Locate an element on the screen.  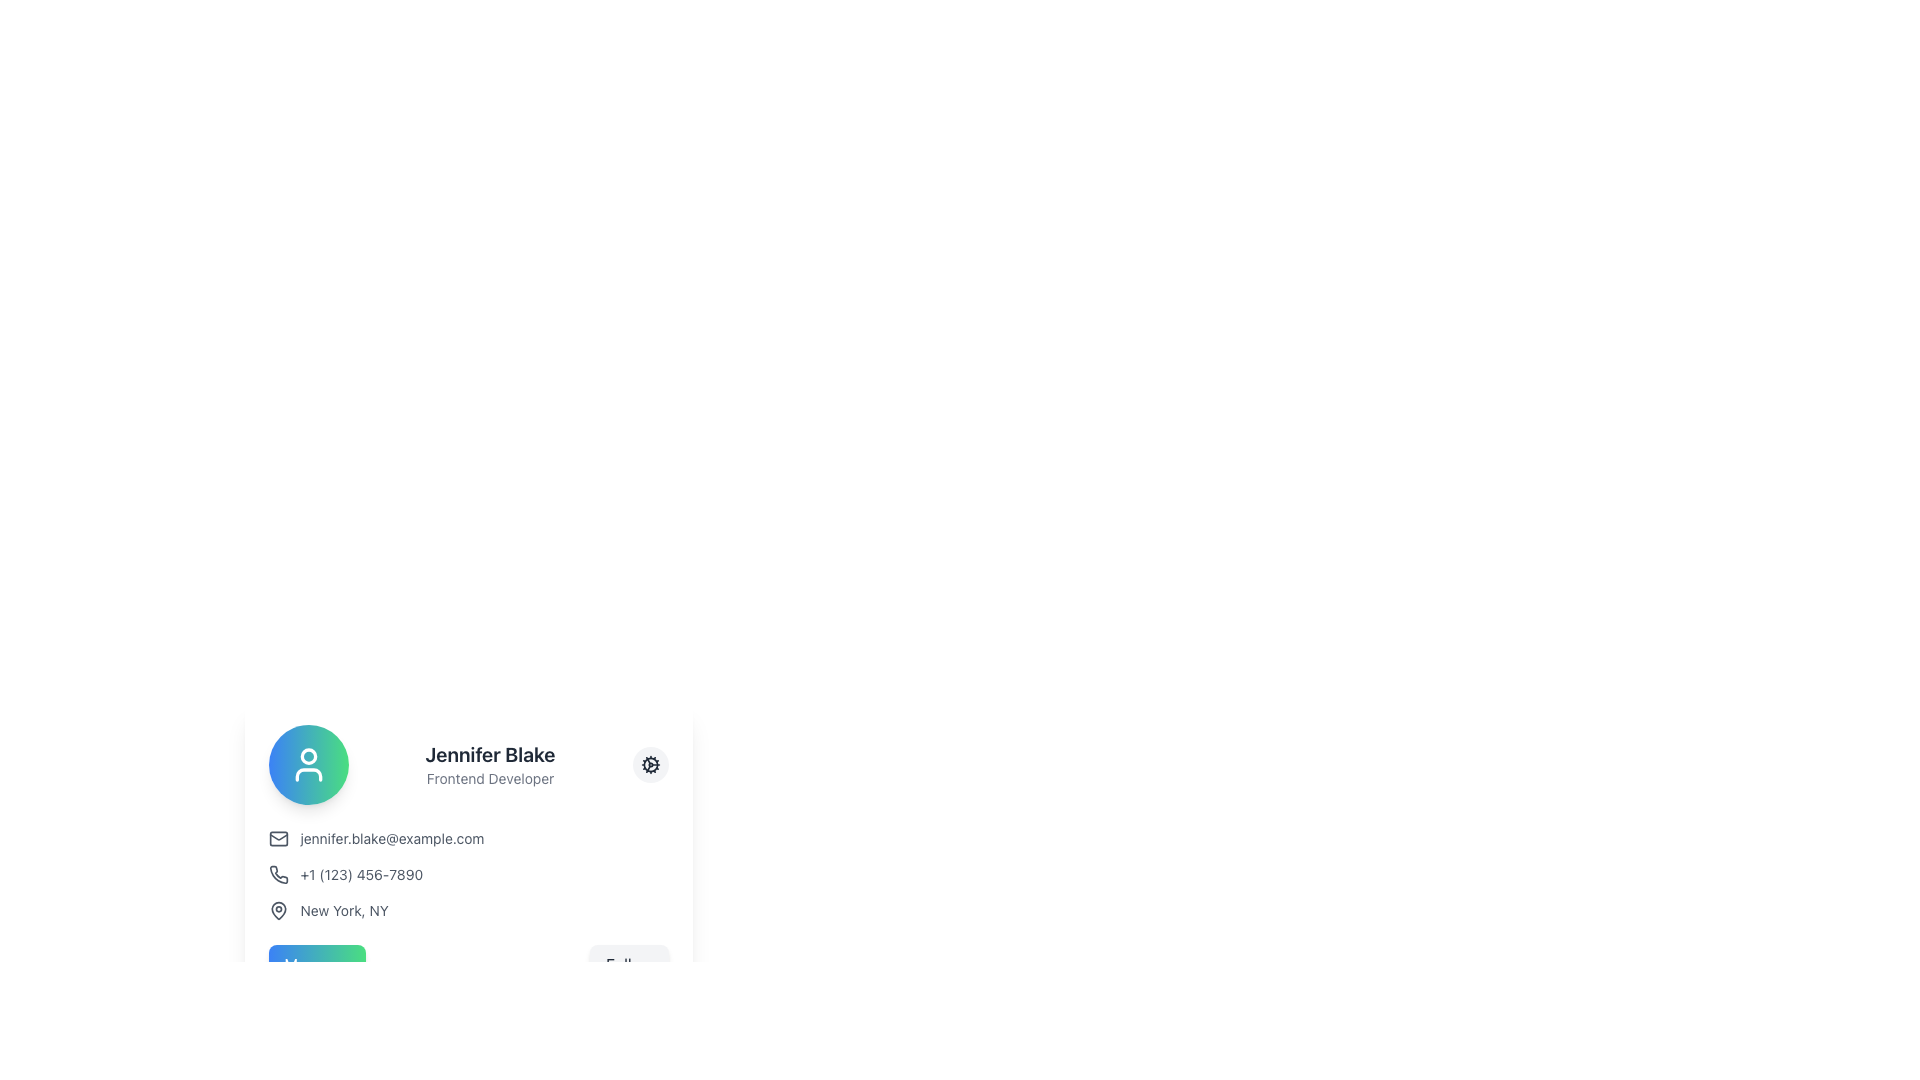
the gear icon located within the light gray circular button at the top-right corner of the user detail card is located at coordinates (650, 764).